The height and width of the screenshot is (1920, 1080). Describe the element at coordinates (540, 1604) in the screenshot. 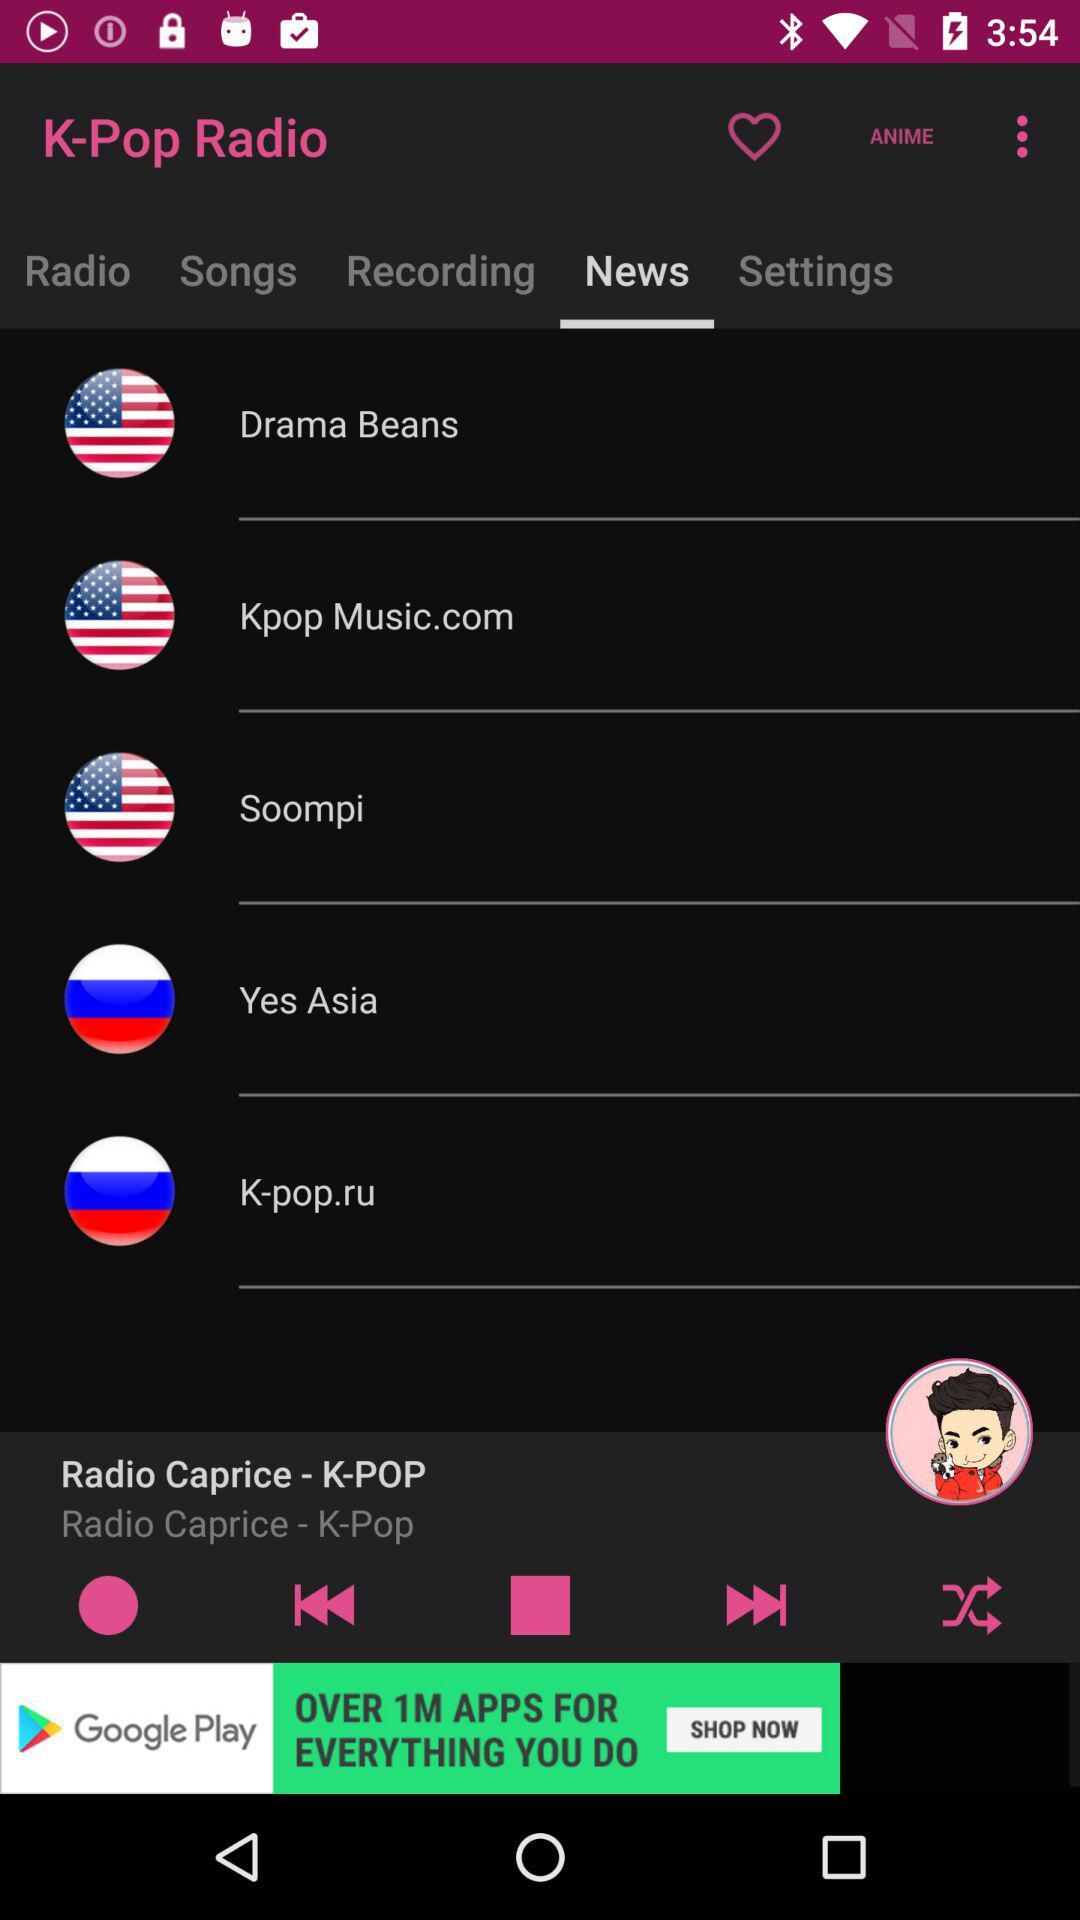

I see `stop` at that location.